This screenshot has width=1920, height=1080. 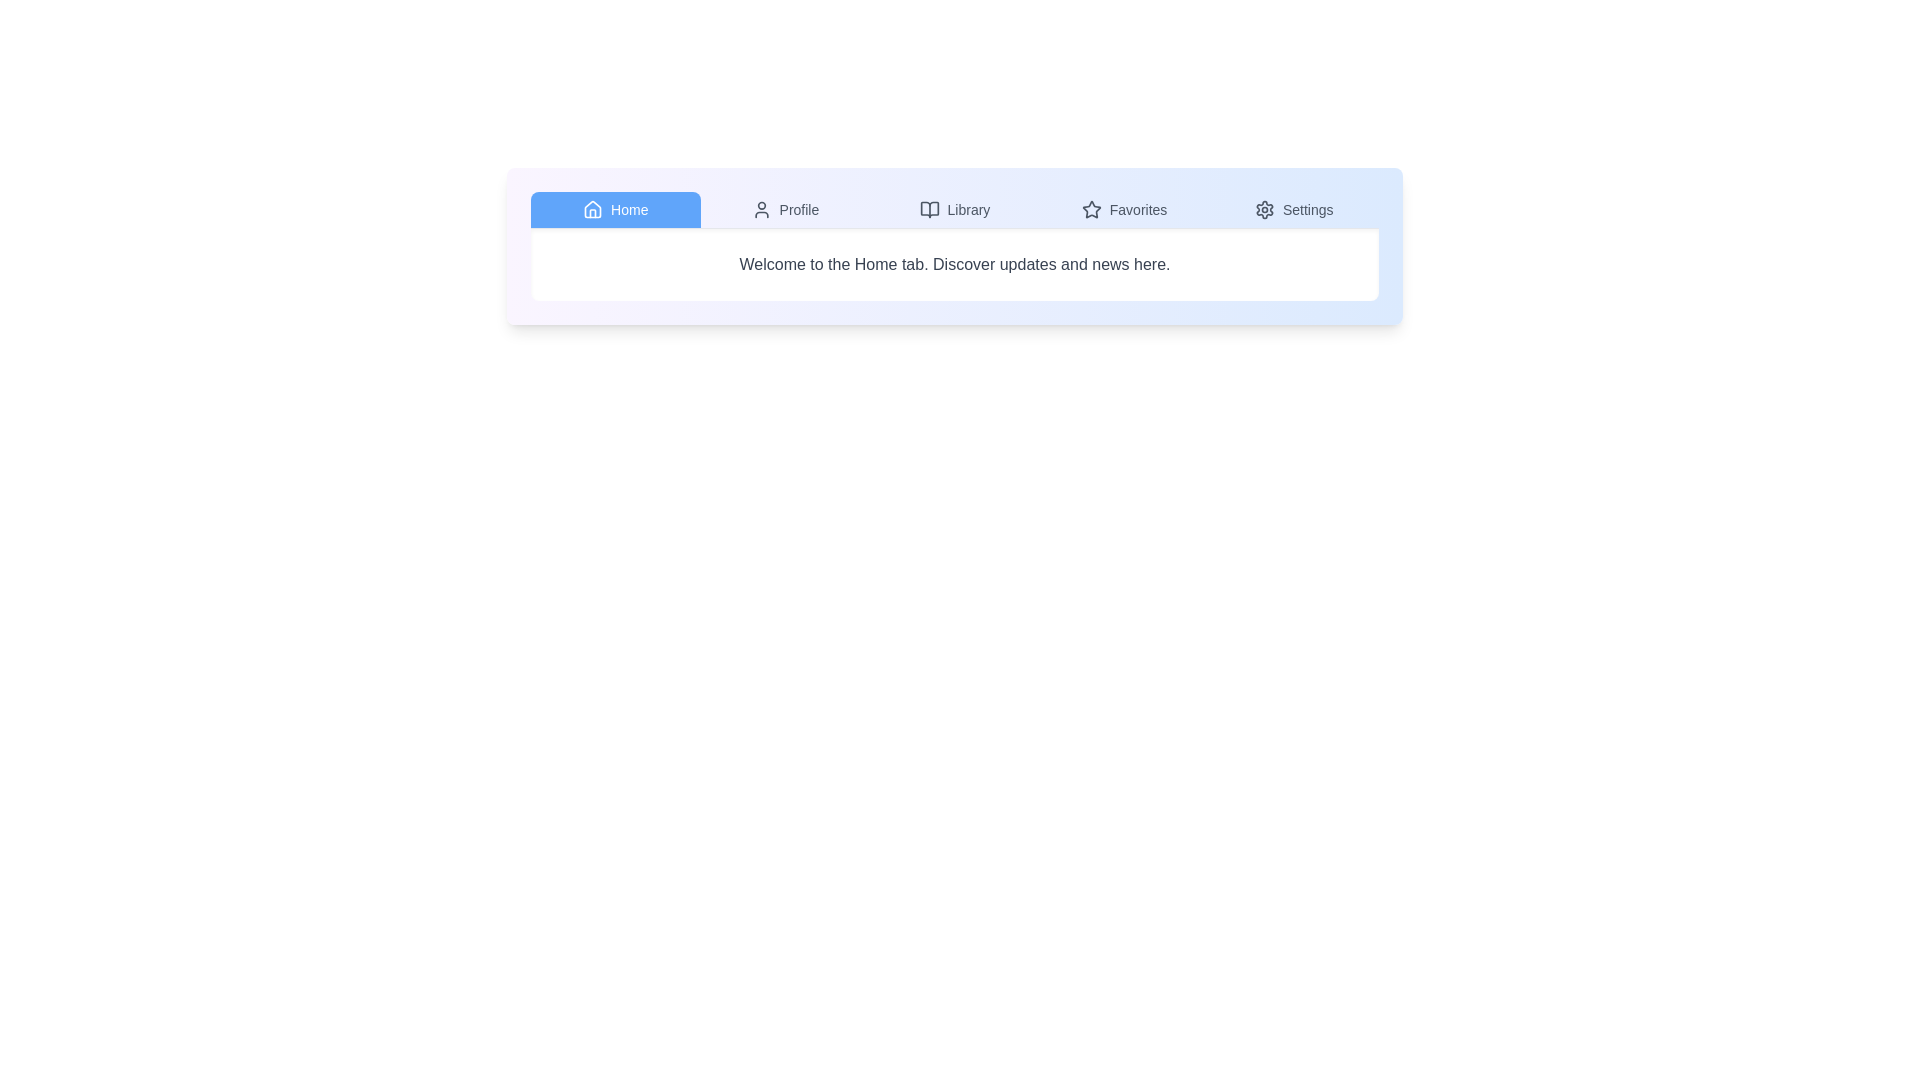 I want to click on the star-shaped icon with a minimalistic design, located to the left of the 'Favorites' text in the horizontal navigation bar, so click(x=1090, y=209).